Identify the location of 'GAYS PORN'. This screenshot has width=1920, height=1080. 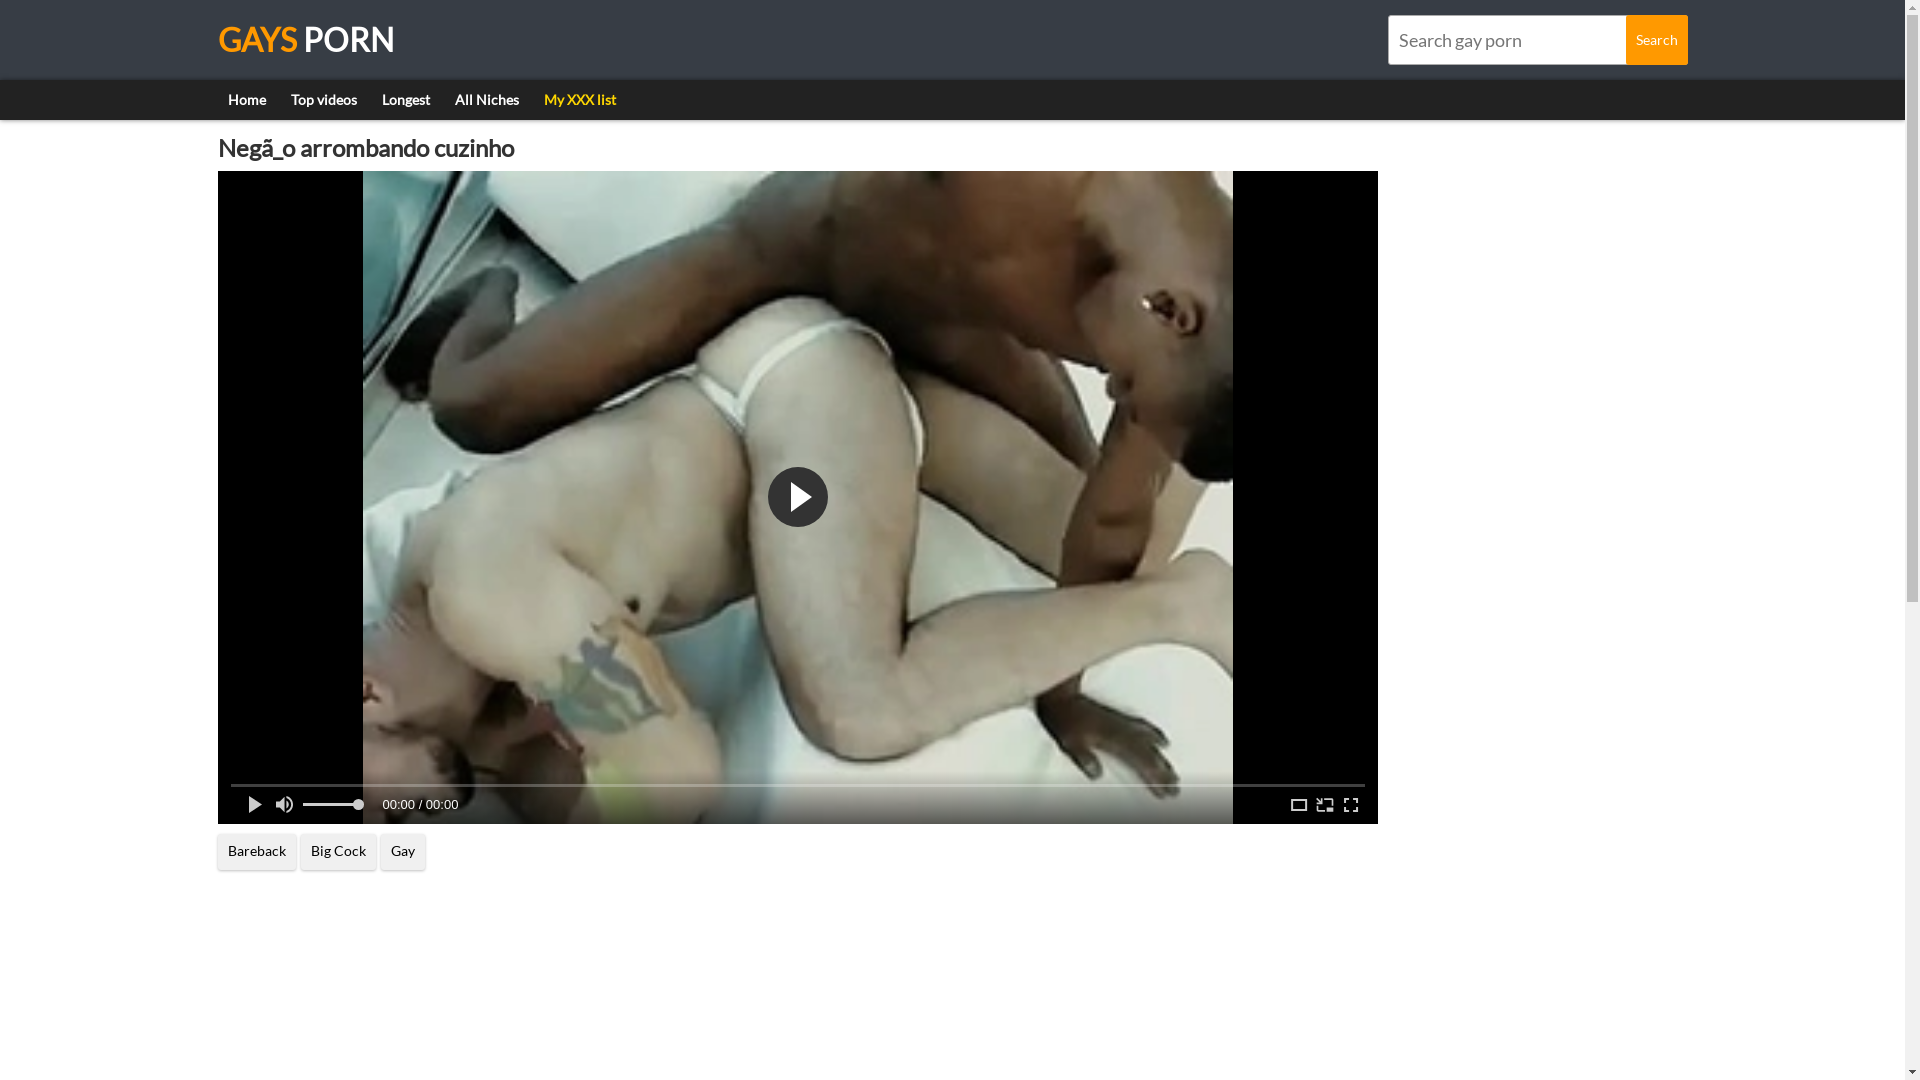
(305, 39).